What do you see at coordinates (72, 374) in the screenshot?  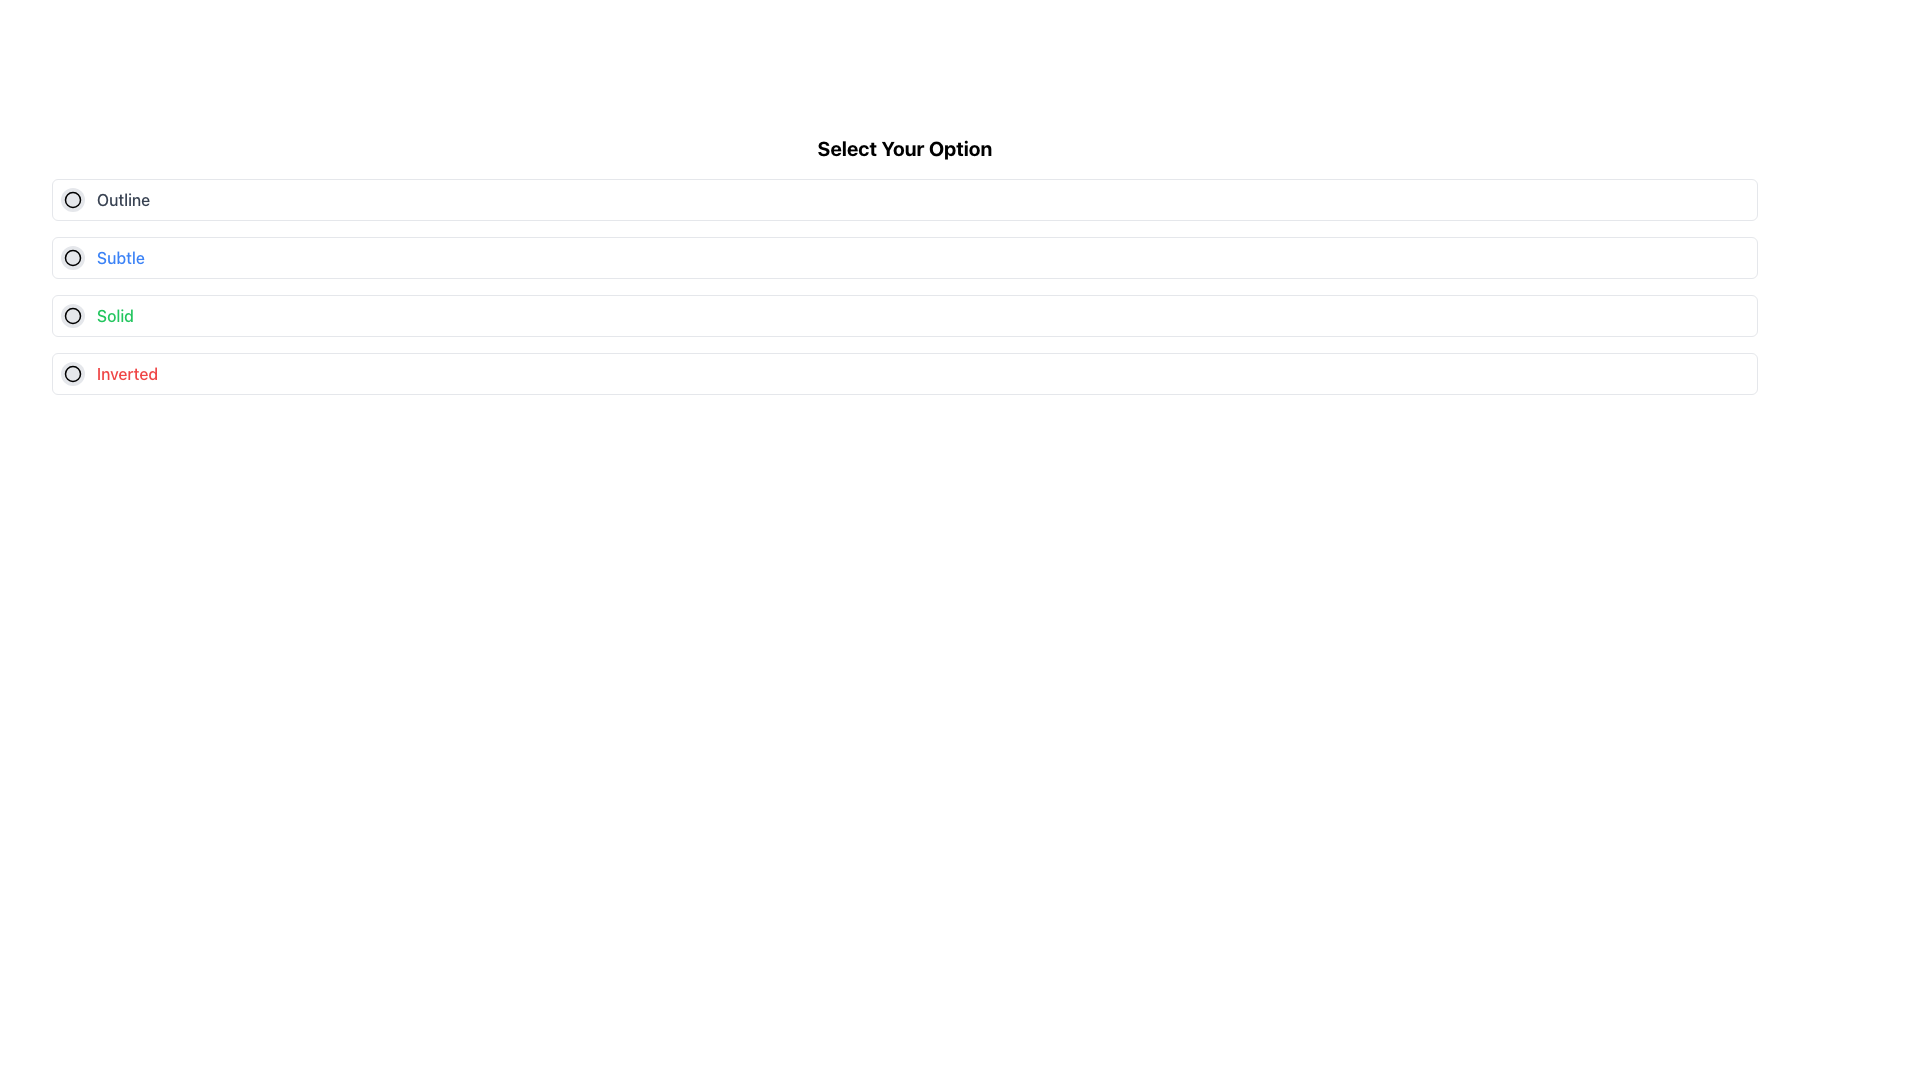 I see `the 'Inverted' selectable radio button indicator, which is styled as a circular button with a gray background and black border, located at the bottom-most option in the list` at bounding box center [72, 374].